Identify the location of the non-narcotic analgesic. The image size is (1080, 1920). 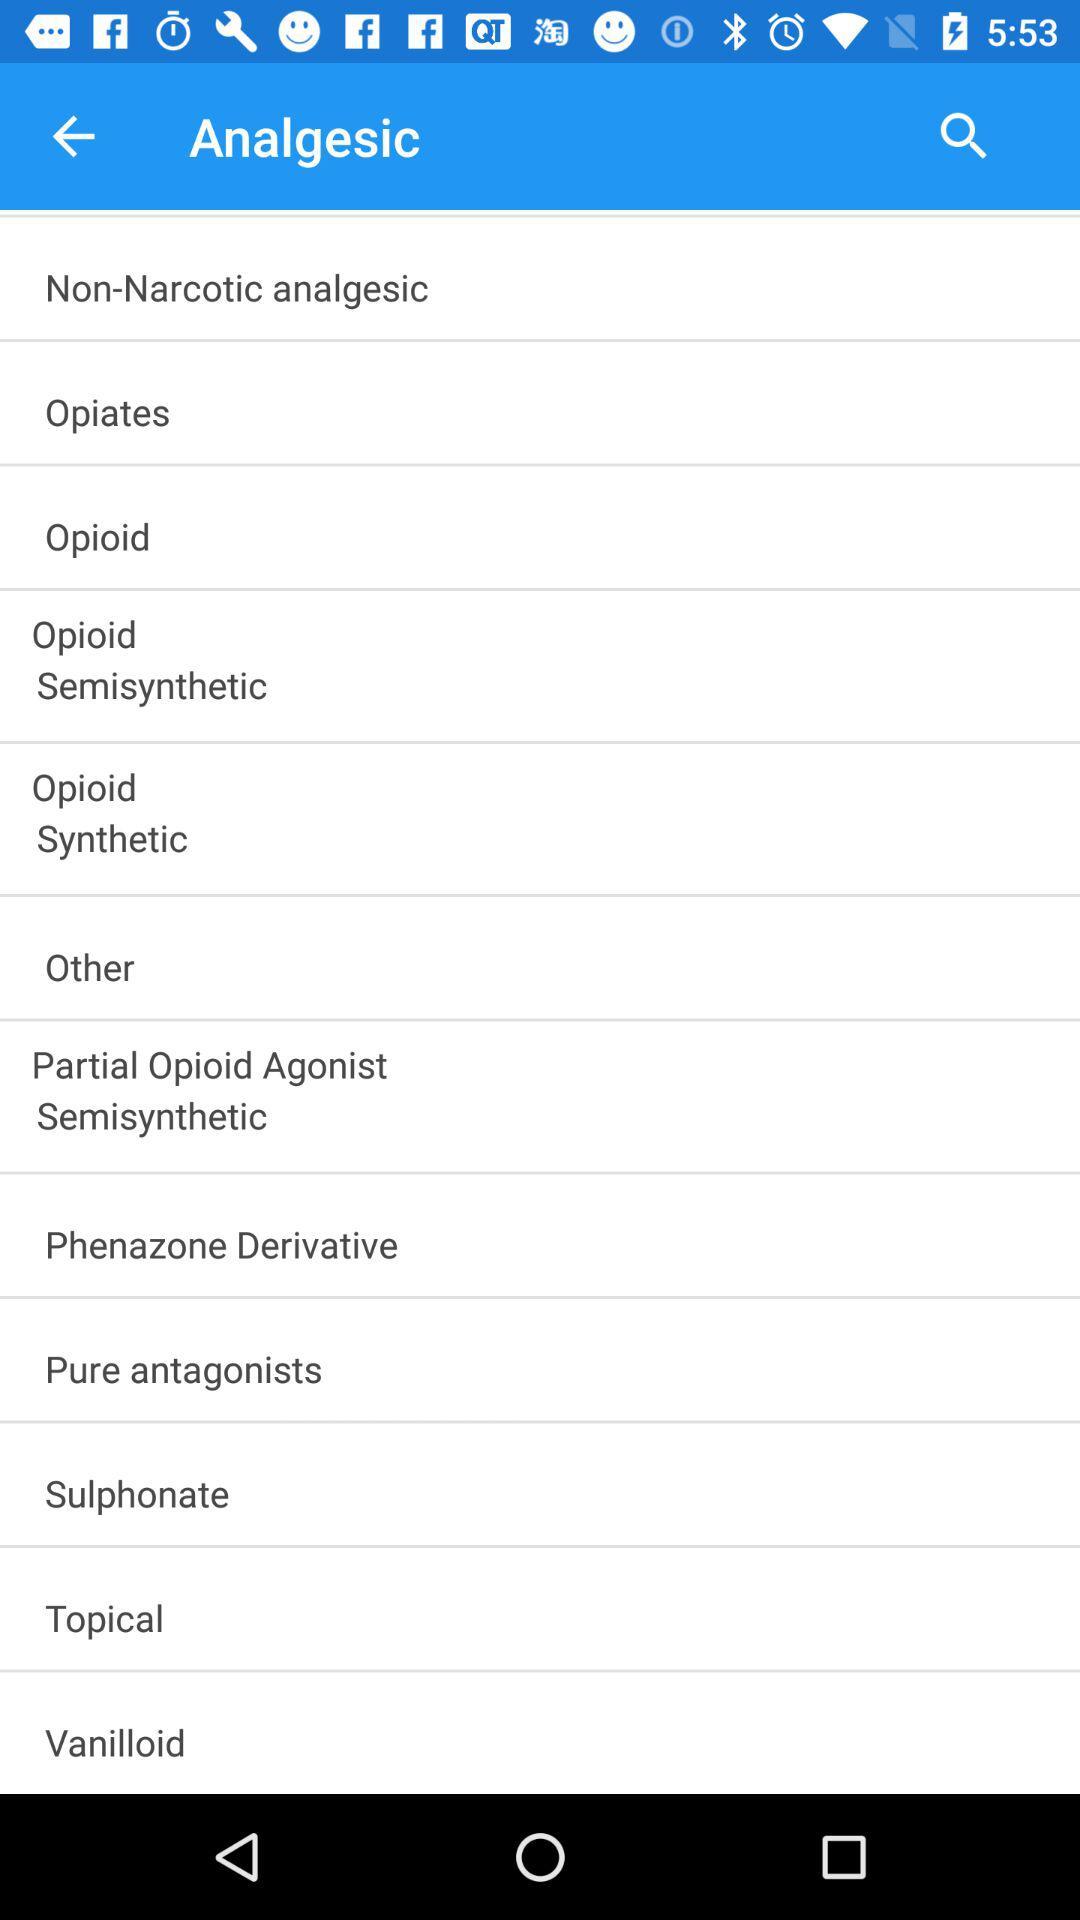
(549, 279).